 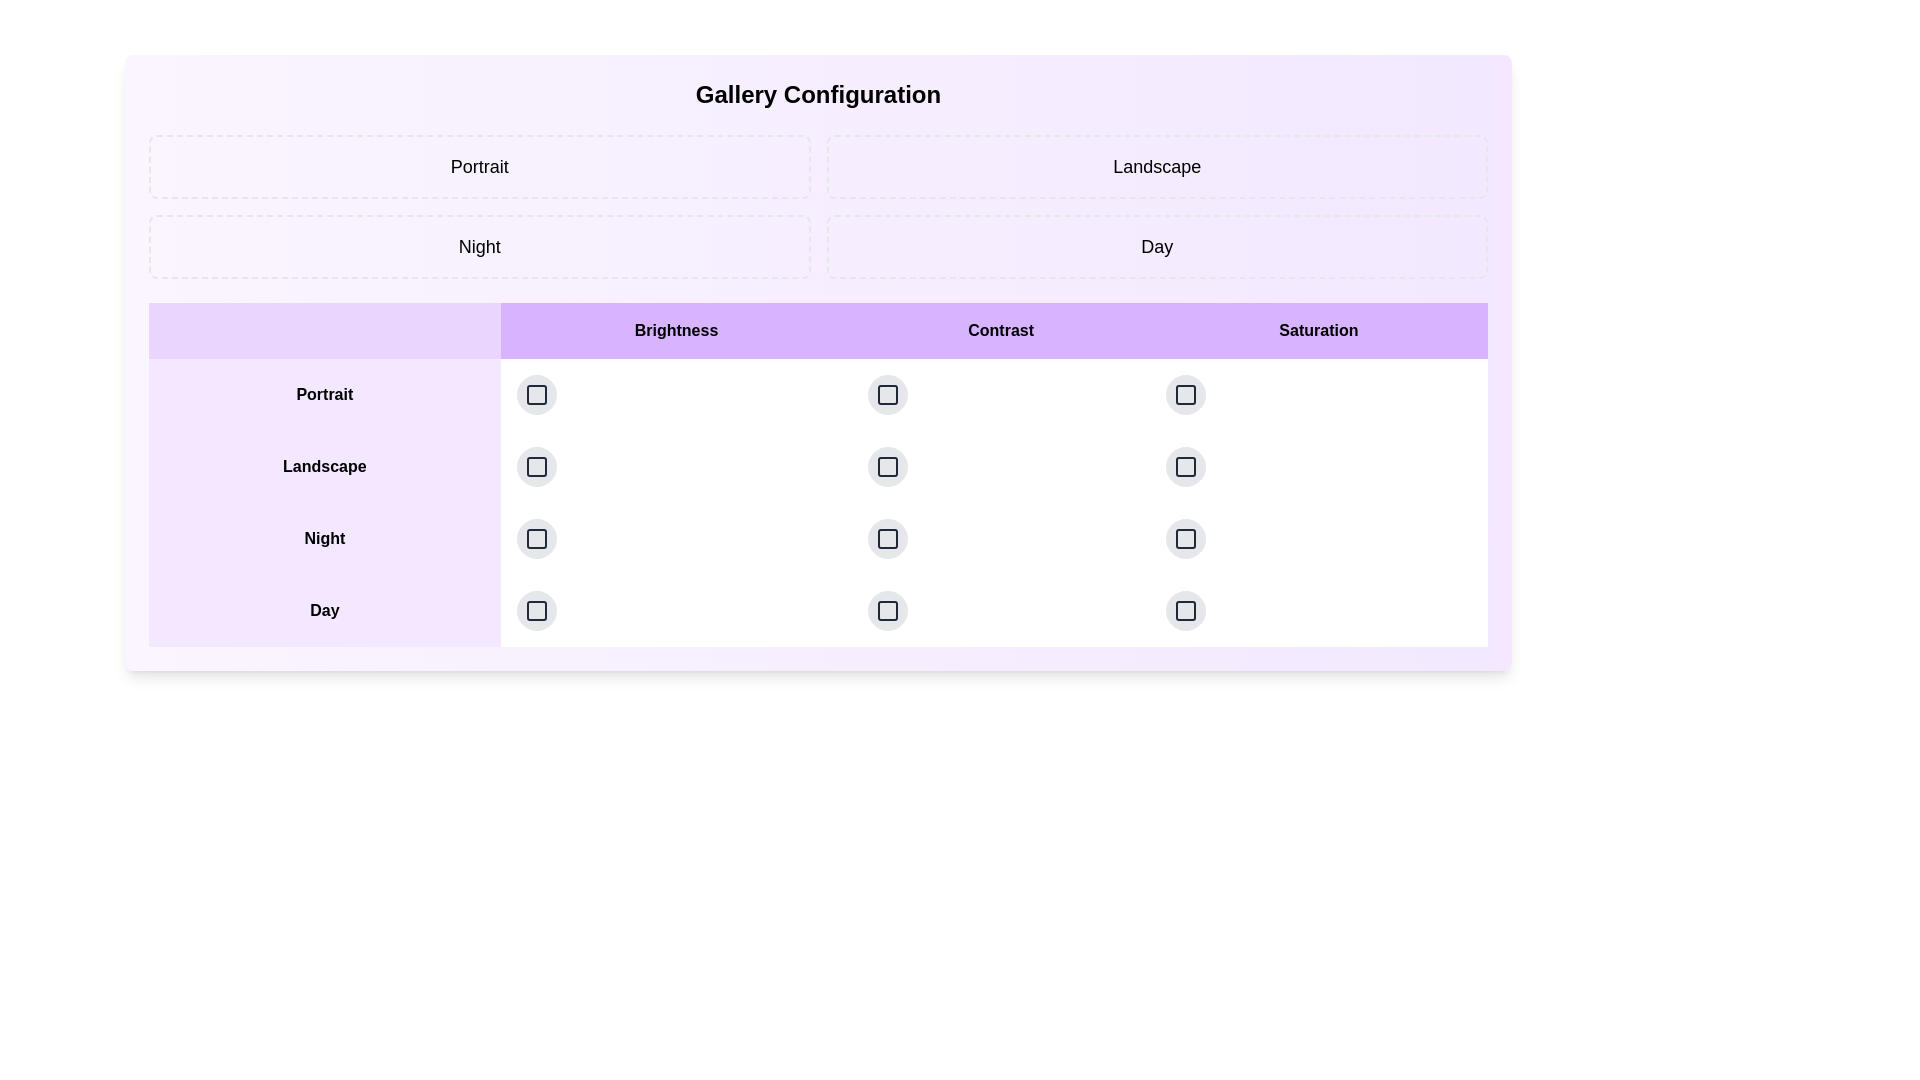 What do you see at coordinates (536, 538) in the screenshot?
I see `the toggle button for 'Brightness' in the 'Night' configuration located in the third row of the 'Gallery Configuration' grid` at bounding box center [536, 538].